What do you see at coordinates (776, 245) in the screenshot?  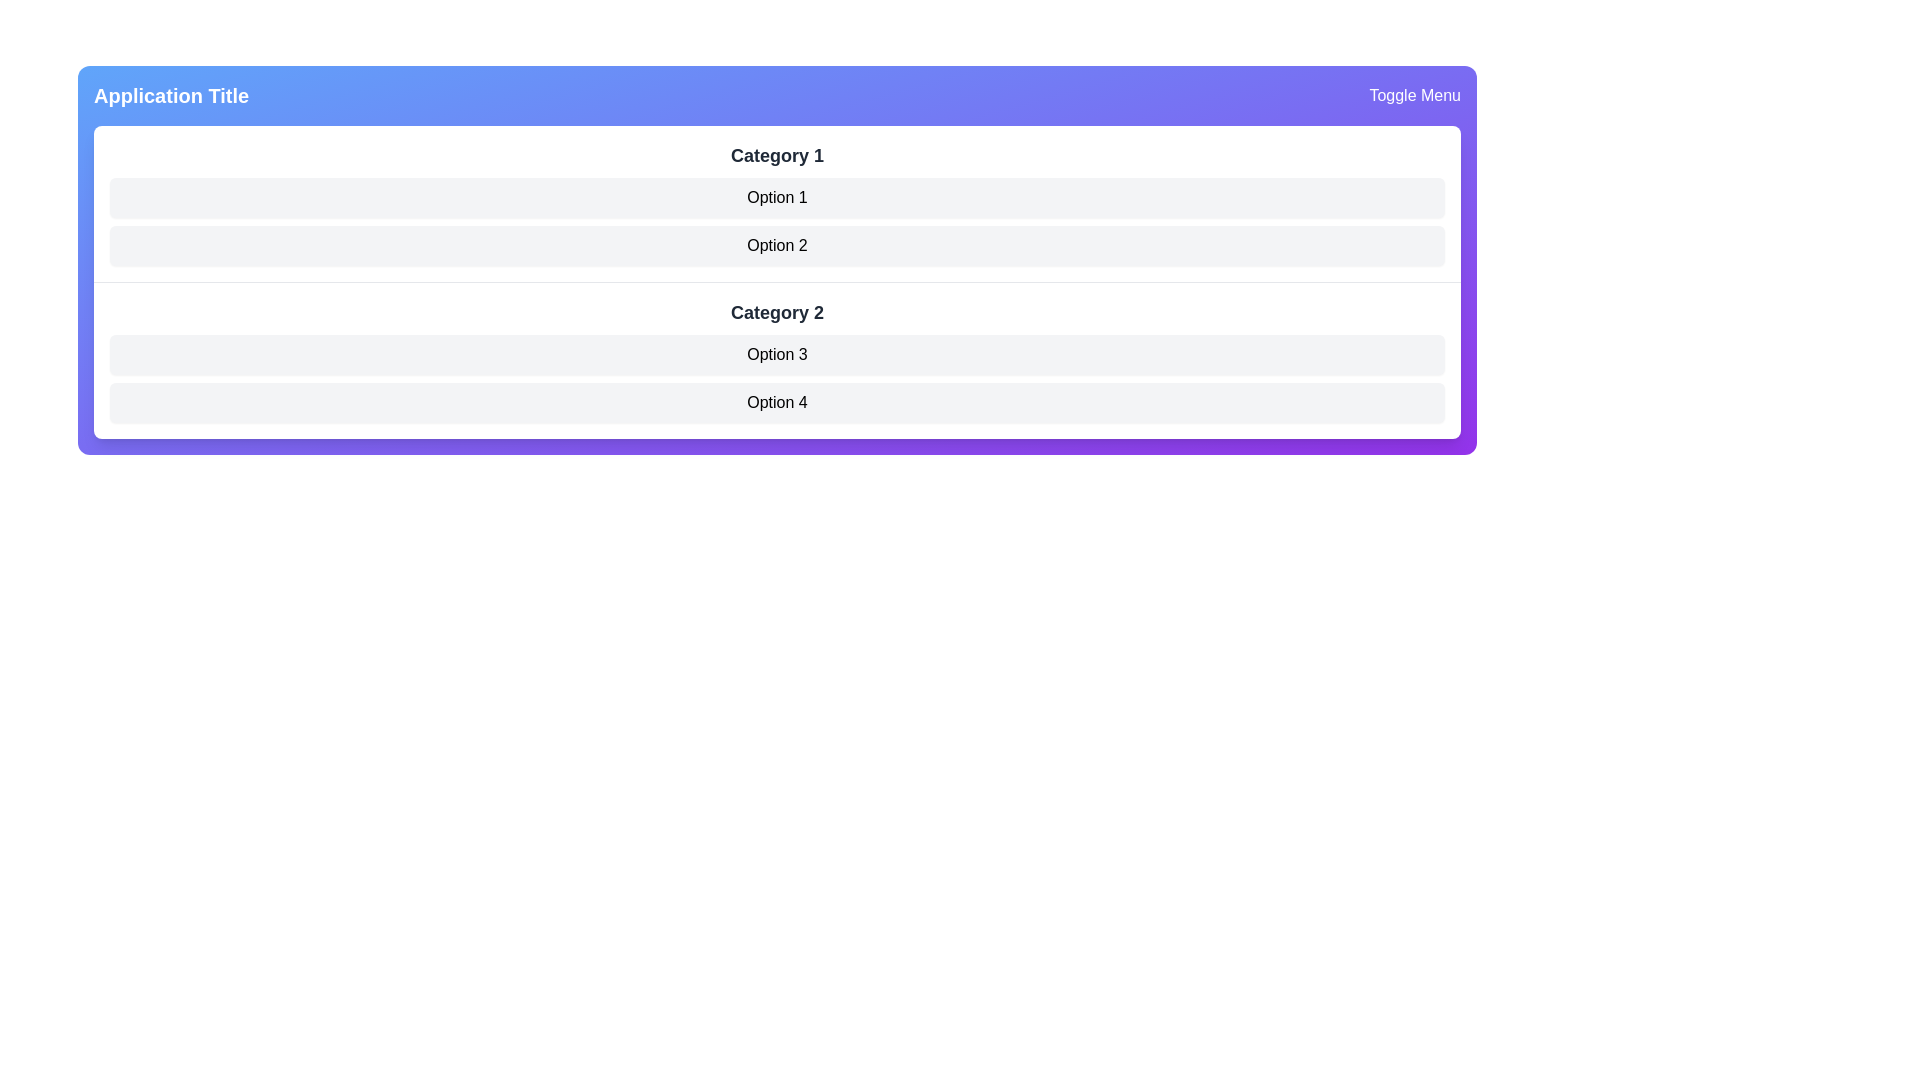 I see `the button labeled 'Option 2', which is the second button in a vertical list under the 'Category 1' heading` at bounding box center [776, 245].